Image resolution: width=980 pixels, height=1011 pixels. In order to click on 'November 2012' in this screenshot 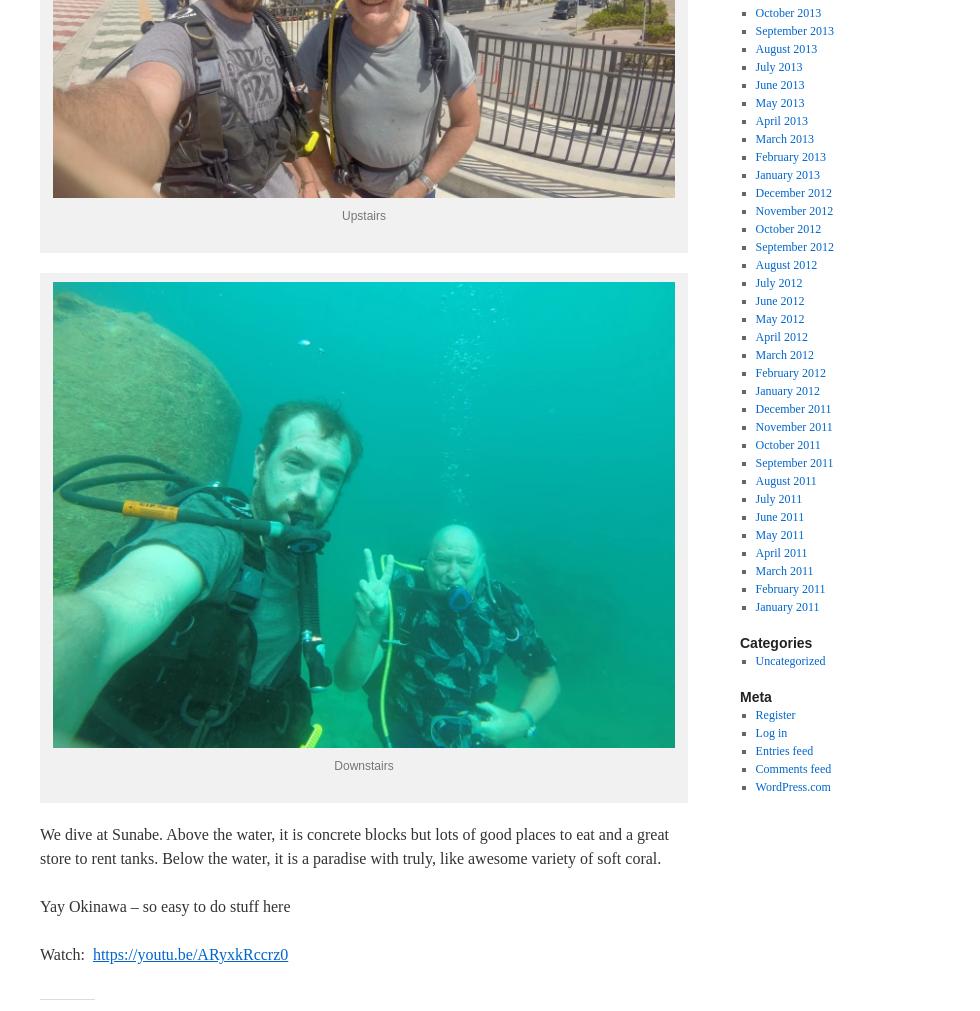, I will do `click(793, 209)`.